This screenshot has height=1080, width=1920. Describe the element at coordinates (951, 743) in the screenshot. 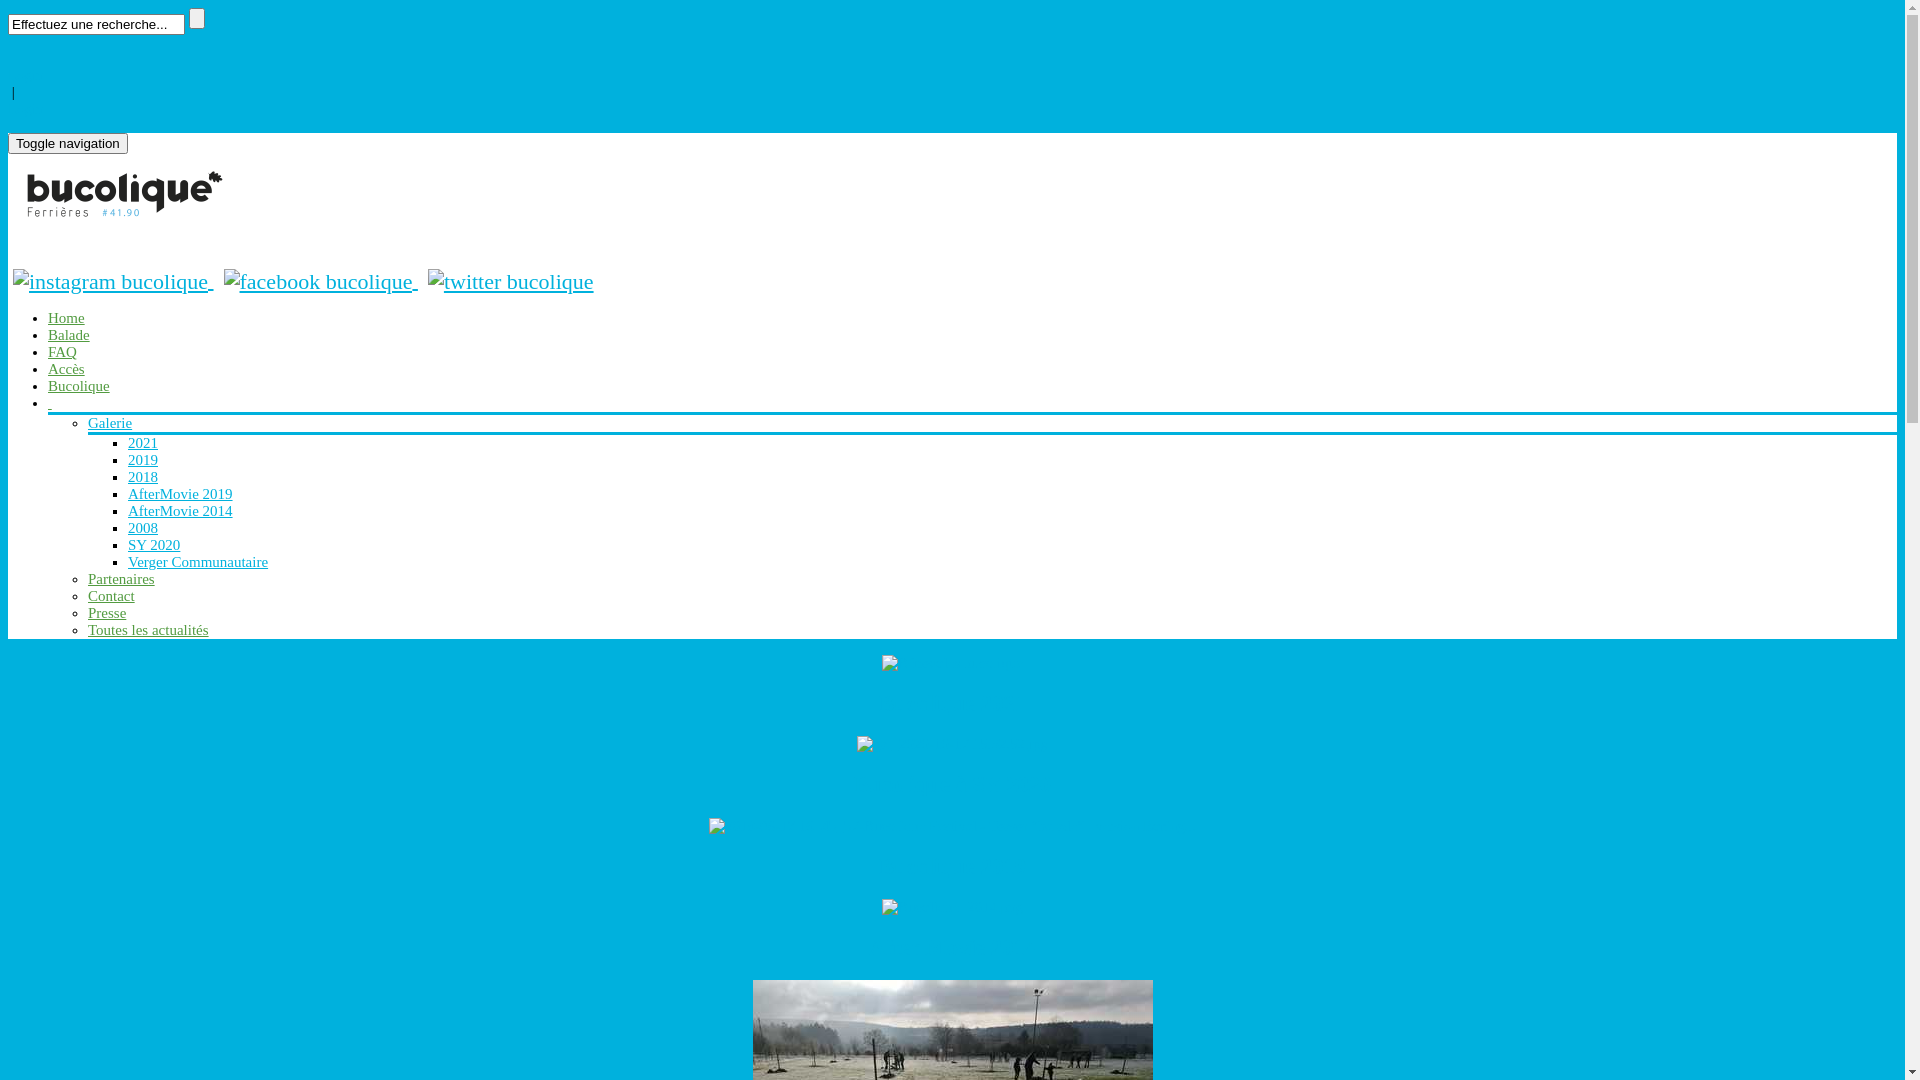

I see `'SY 2020'` at that location.